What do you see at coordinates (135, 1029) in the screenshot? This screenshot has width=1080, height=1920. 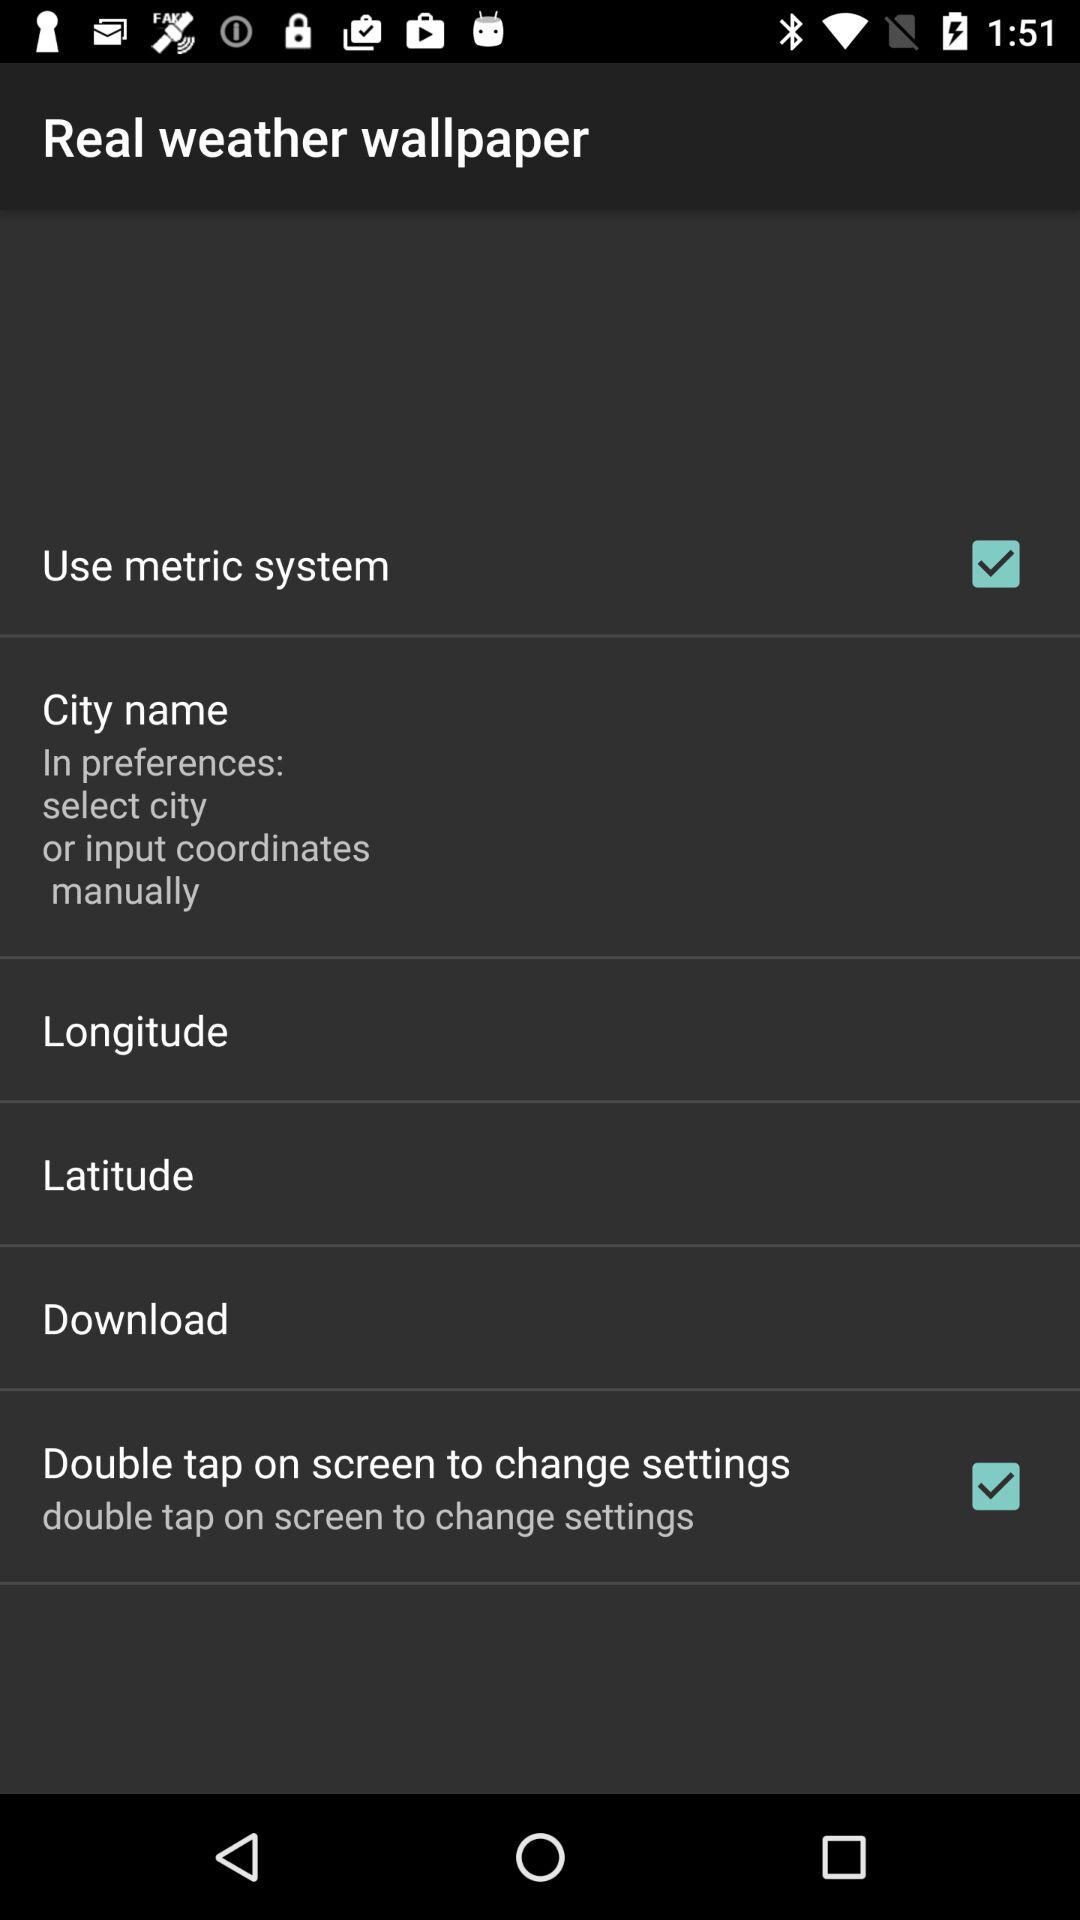 I see `the longitude` at bounding box center [135, 1029].